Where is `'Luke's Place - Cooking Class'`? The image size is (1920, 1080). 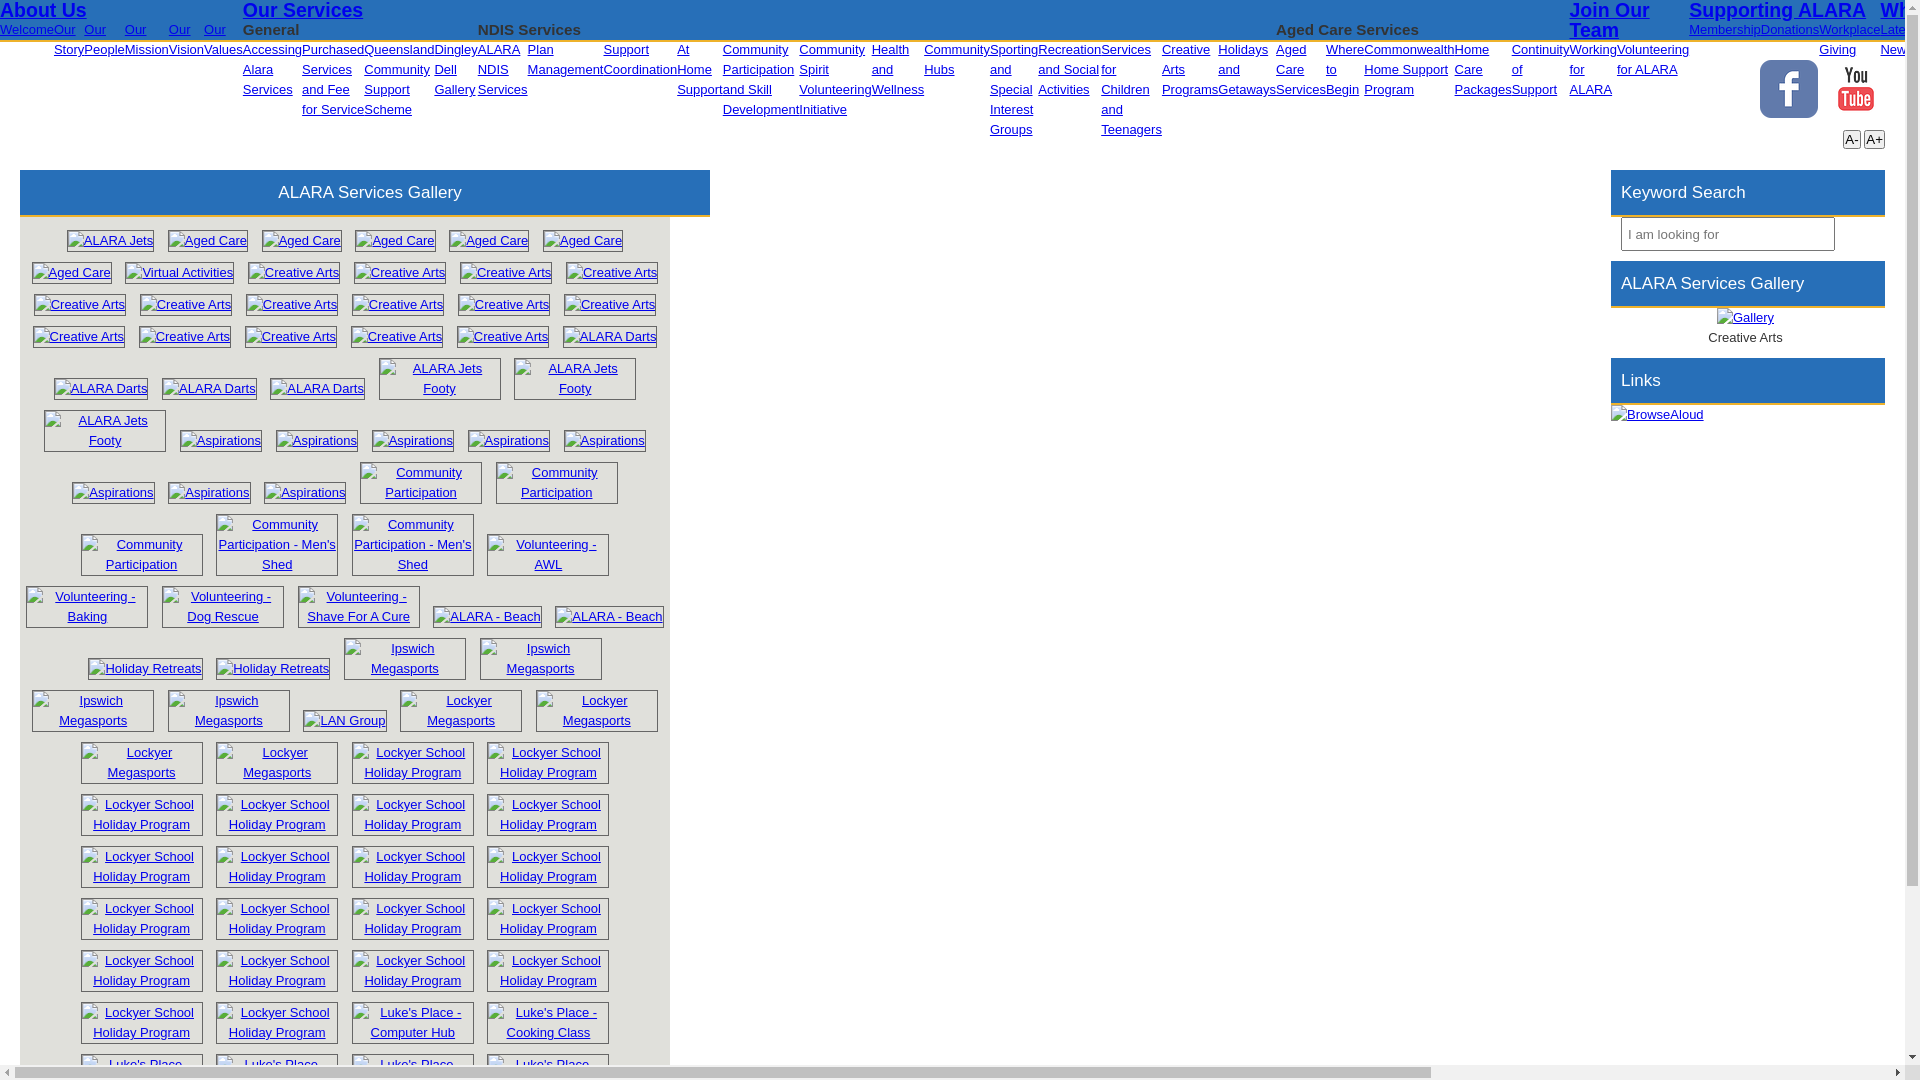
'Luke's Place - Cooking Class' is located at coordinates (481, 1032).